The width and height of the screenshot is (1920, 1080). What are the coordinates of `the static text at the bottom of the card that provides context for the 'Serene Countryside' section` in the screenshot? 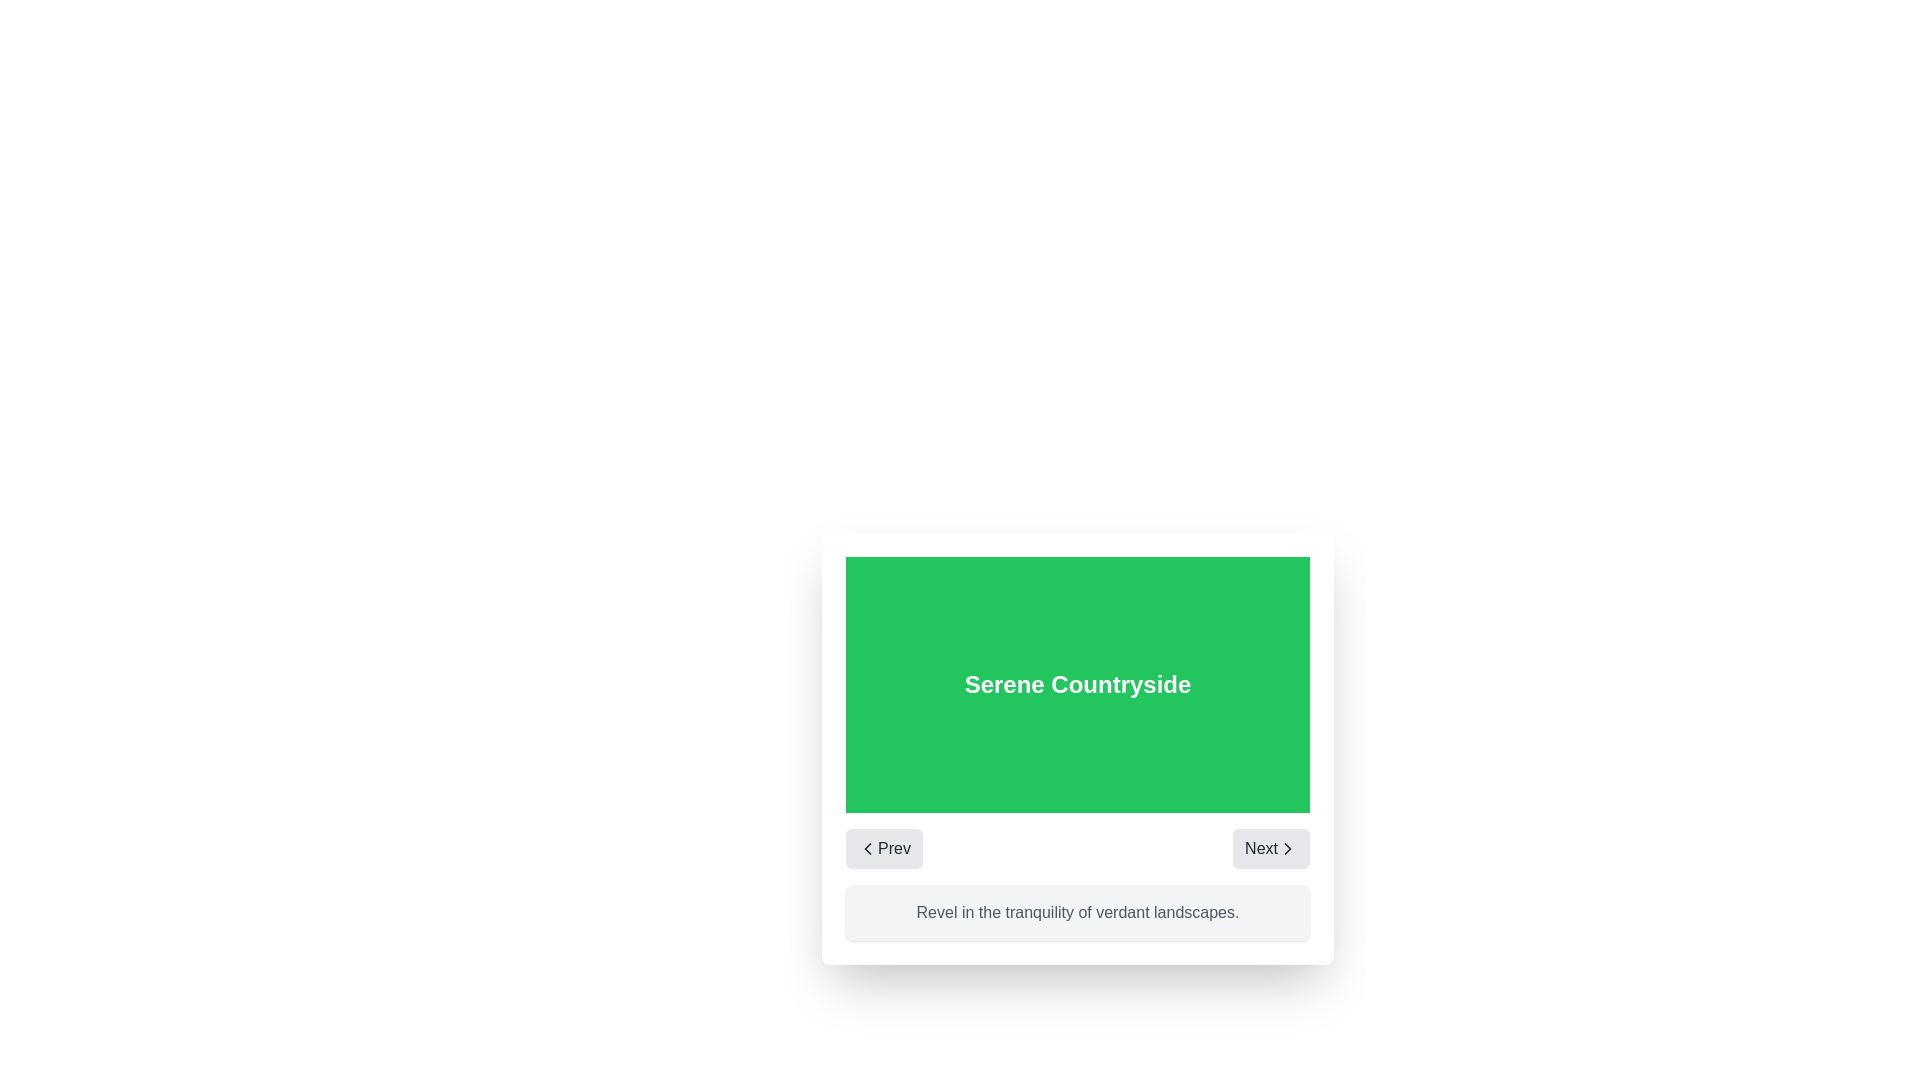 It's located at (1077, 913).